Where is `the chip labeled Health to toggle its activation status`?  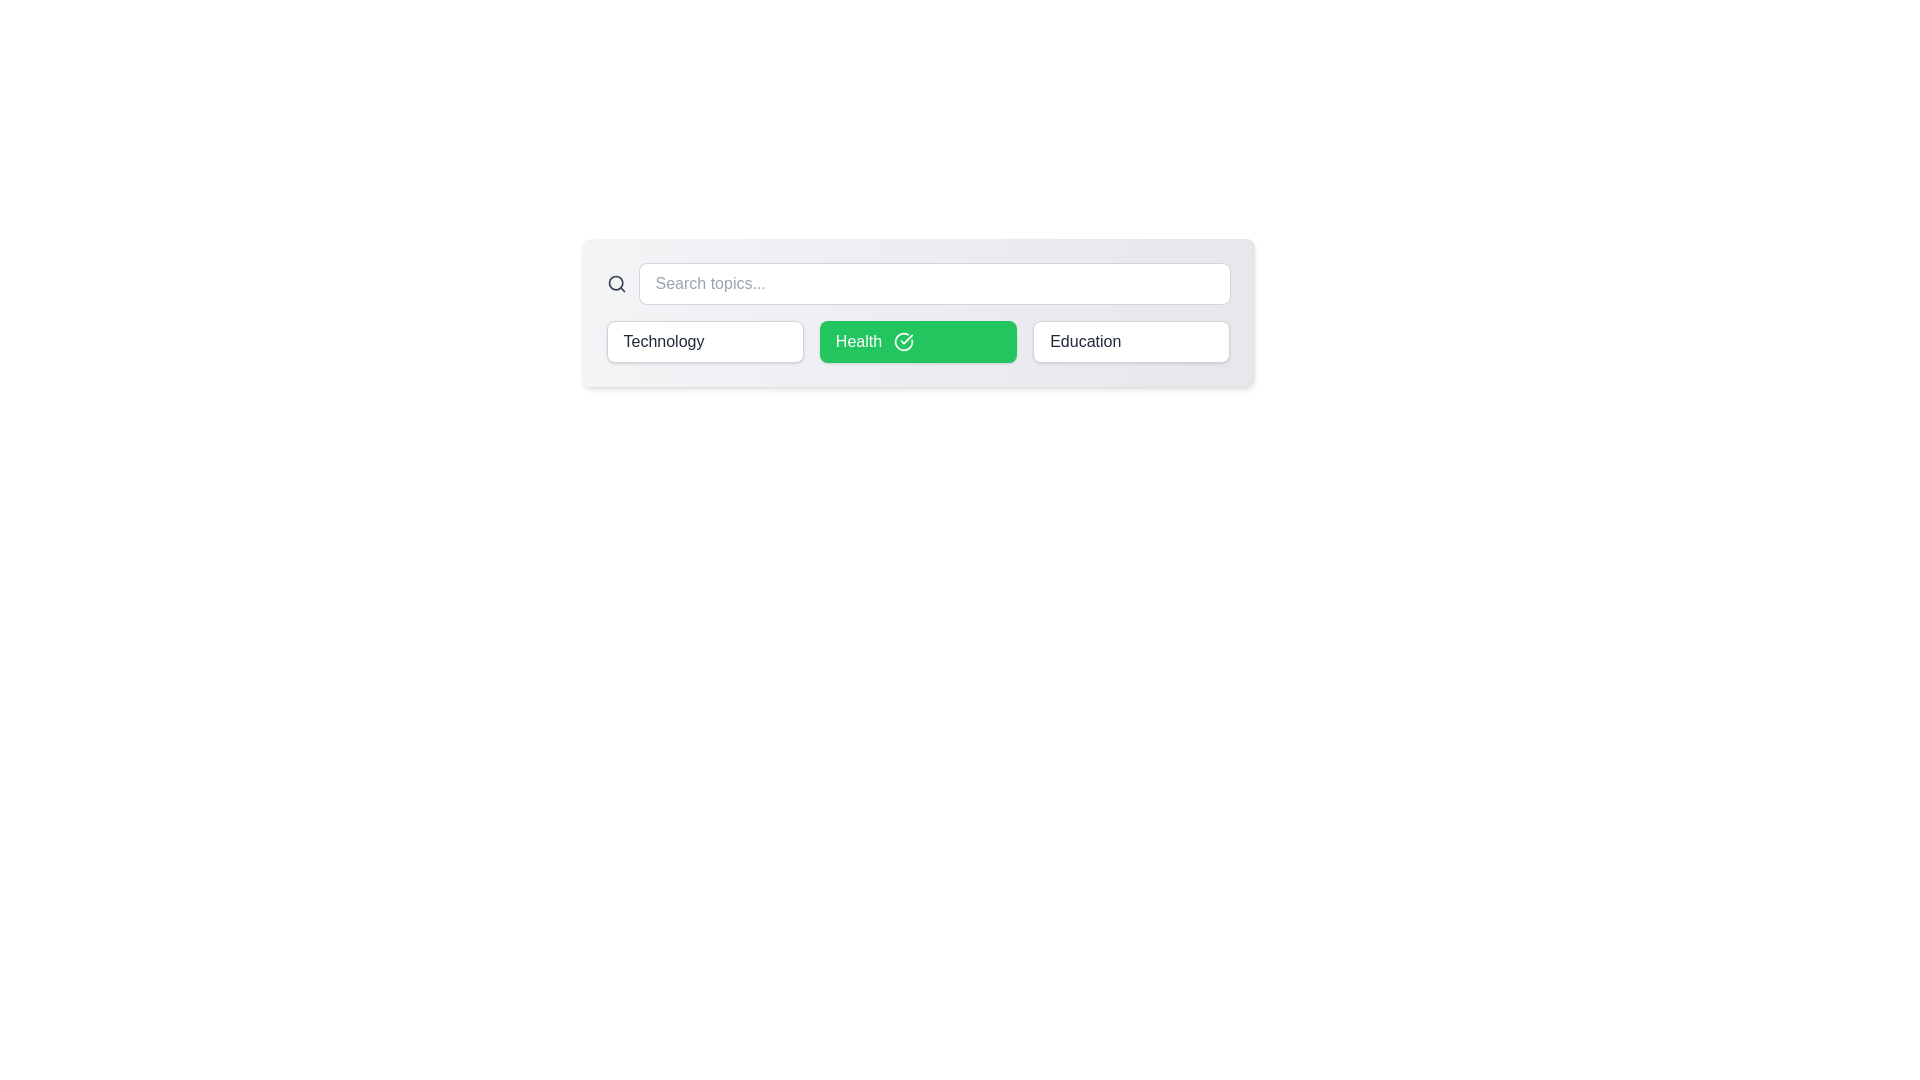 the chip labeled Health to toggle its activation status is located at coordinates (916, 341).